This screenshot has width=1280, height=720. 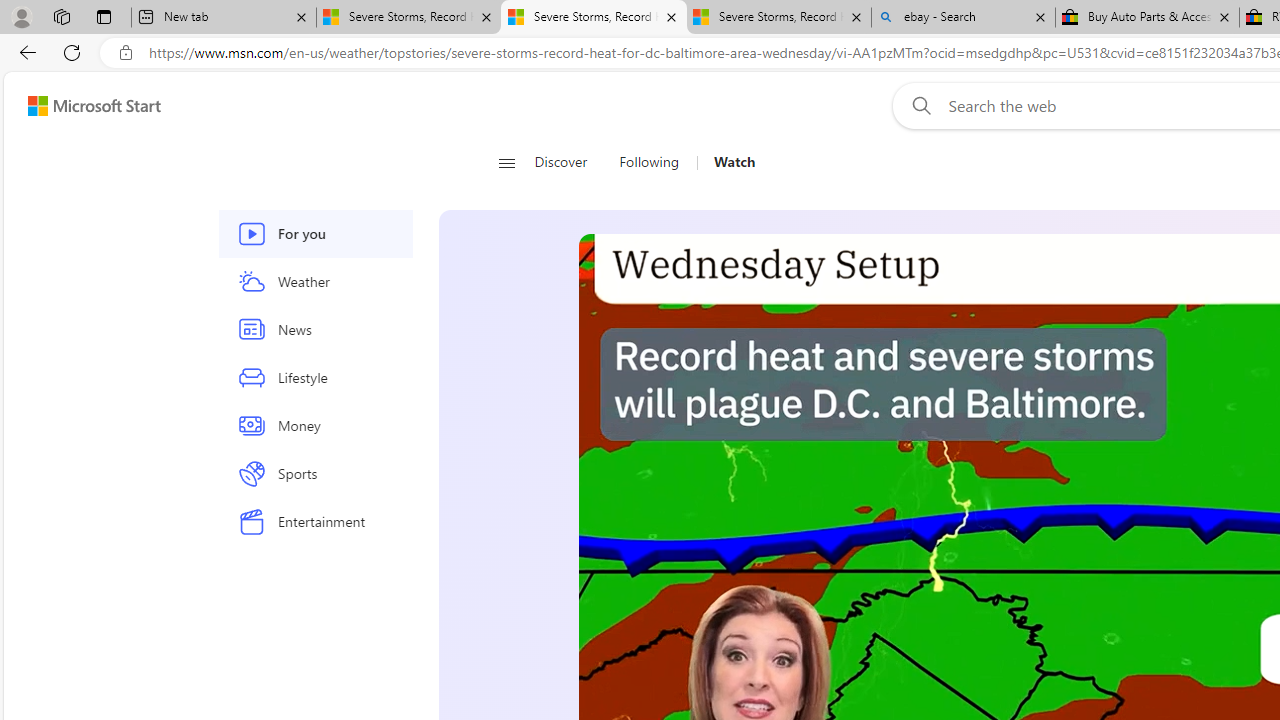 I want to click on 'Open navigation menu', so click(x=506, y=162).